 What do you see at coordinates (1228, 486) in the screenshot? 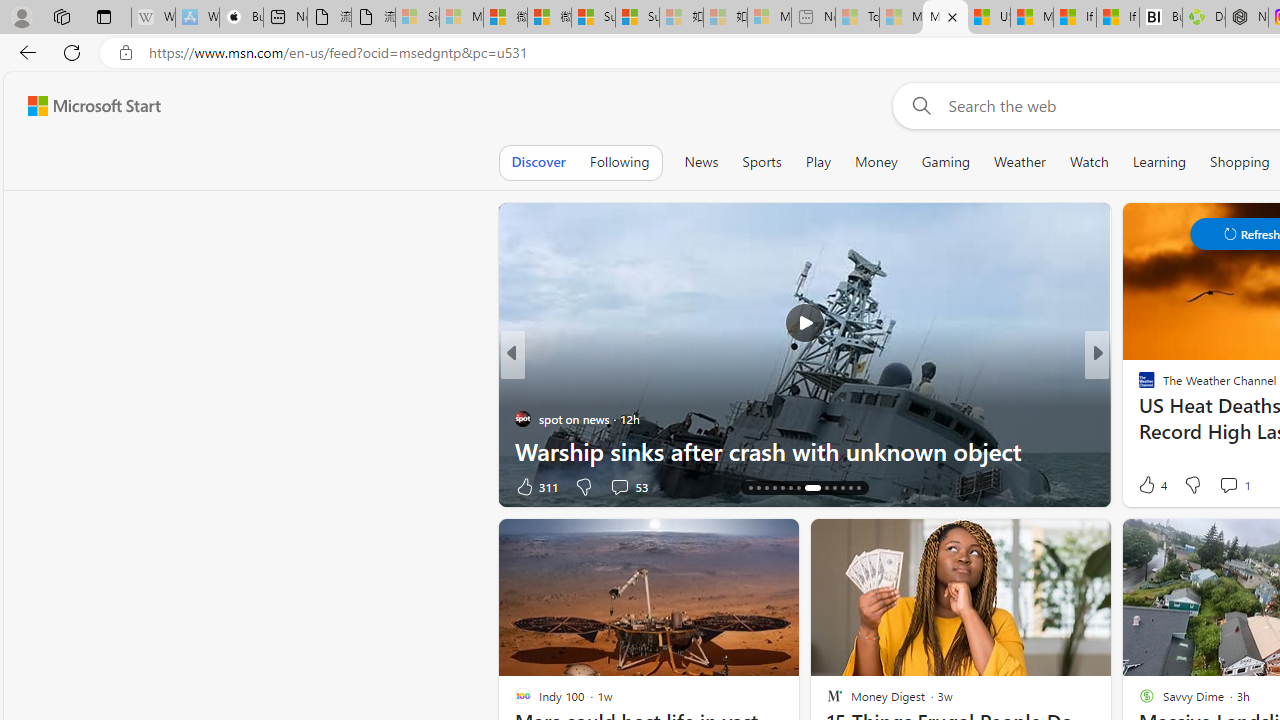
I see `'View comments 2 Comment'` at bounding box center [1228, 486].